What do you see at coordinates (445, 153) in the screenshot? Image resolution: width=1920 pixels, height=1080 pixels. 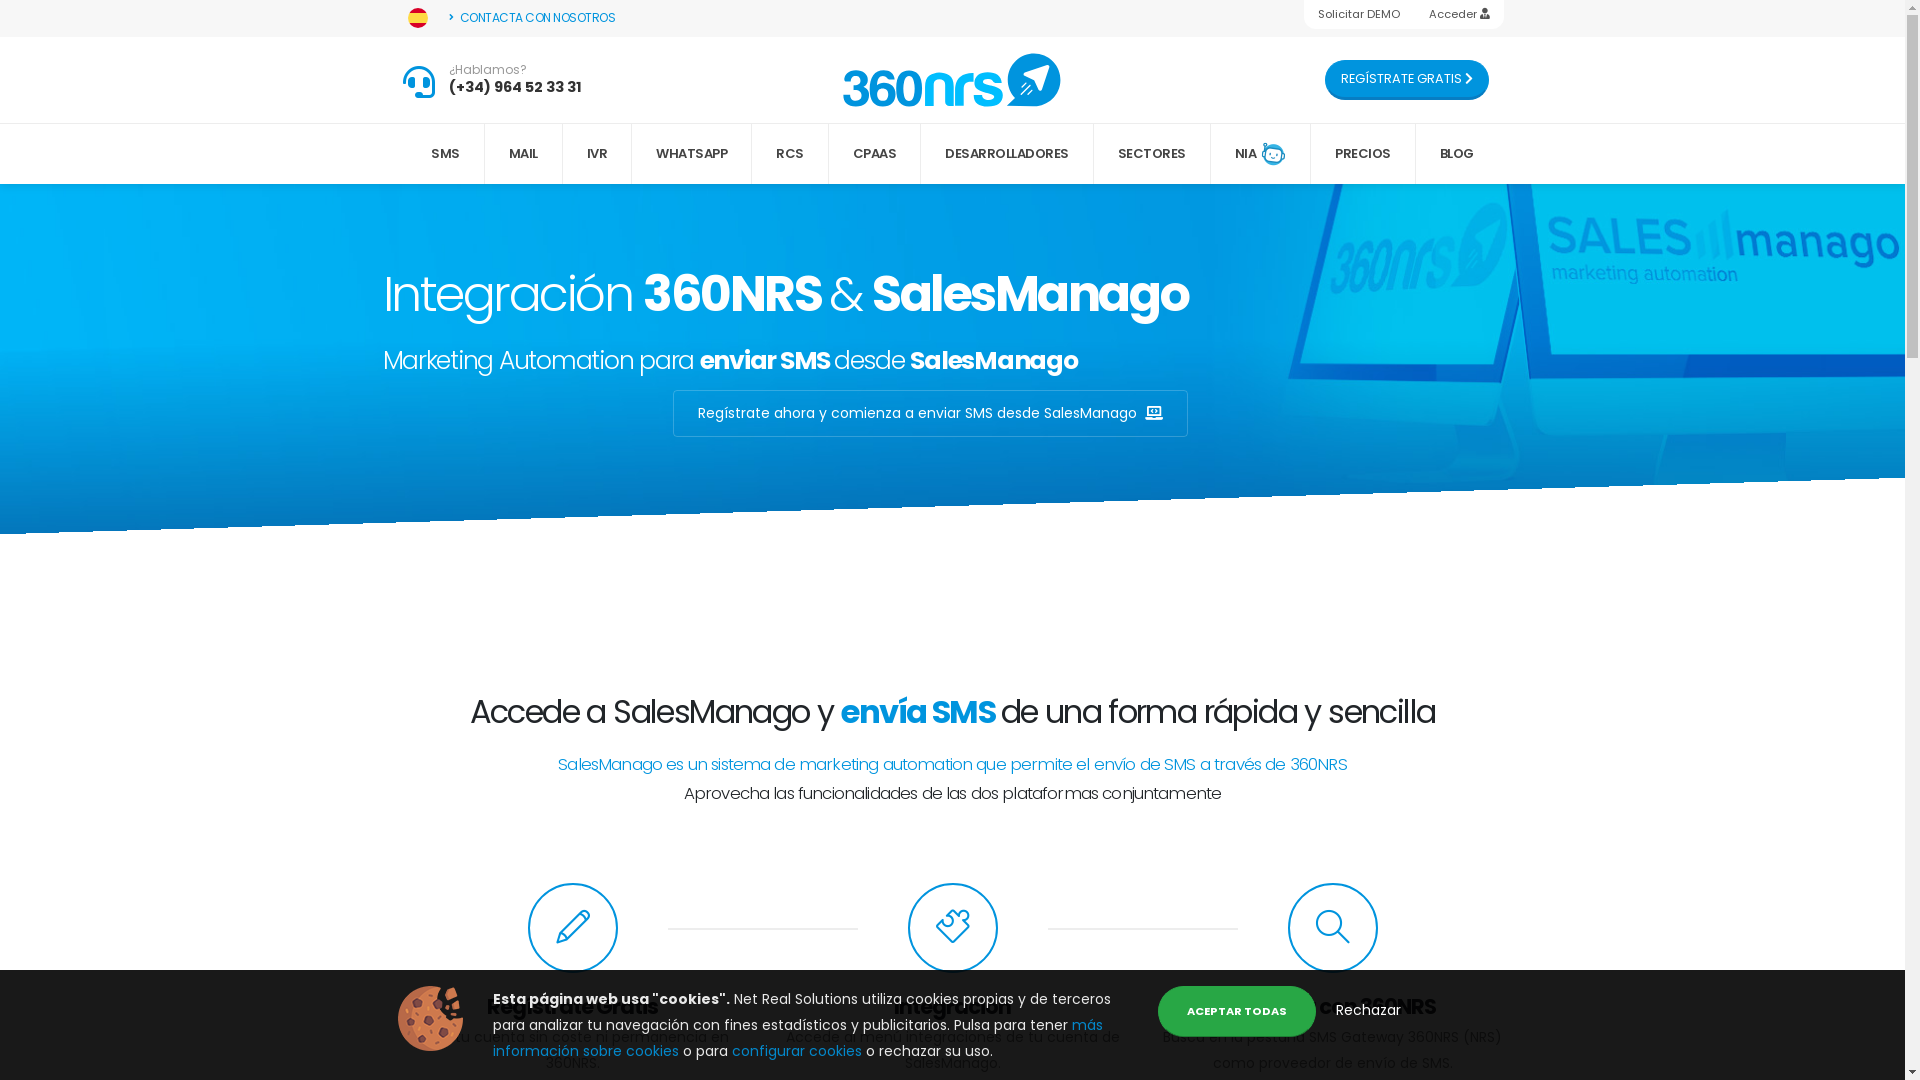 I see `'SMS'` at bounding box center [445, 153].